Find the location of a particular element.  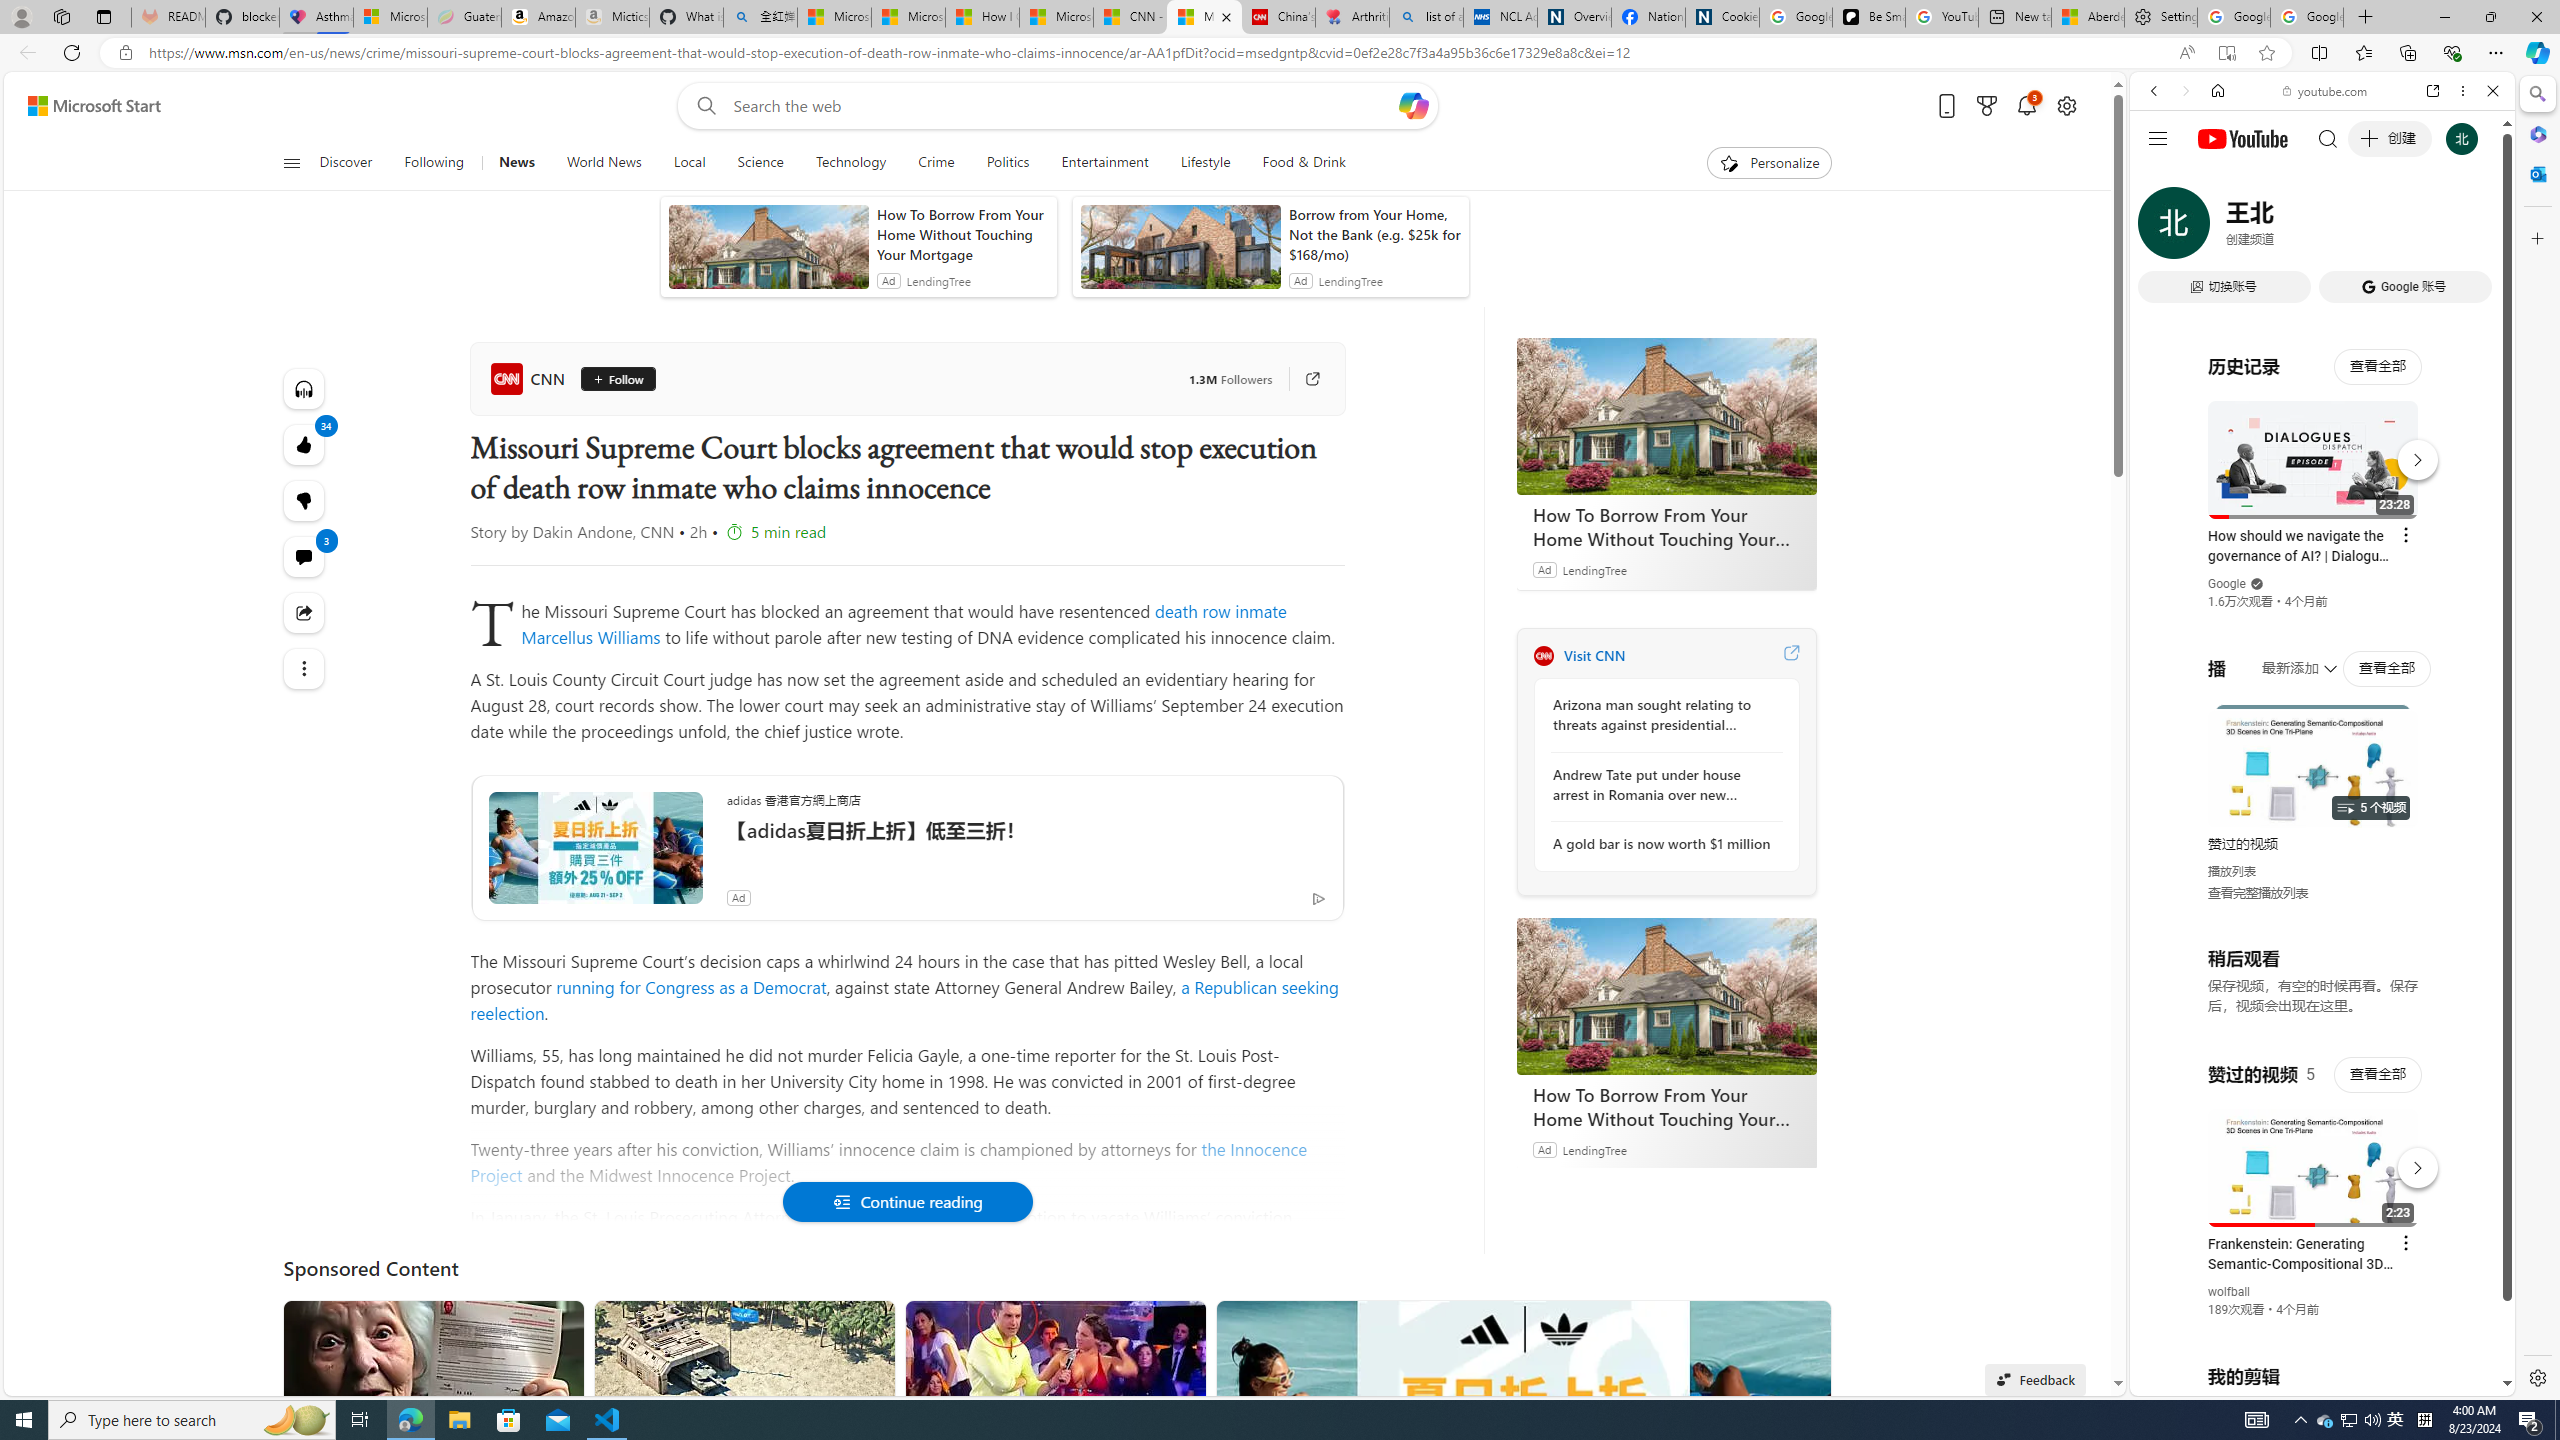

'Entertainment' is located at coordinates (1104, 162).